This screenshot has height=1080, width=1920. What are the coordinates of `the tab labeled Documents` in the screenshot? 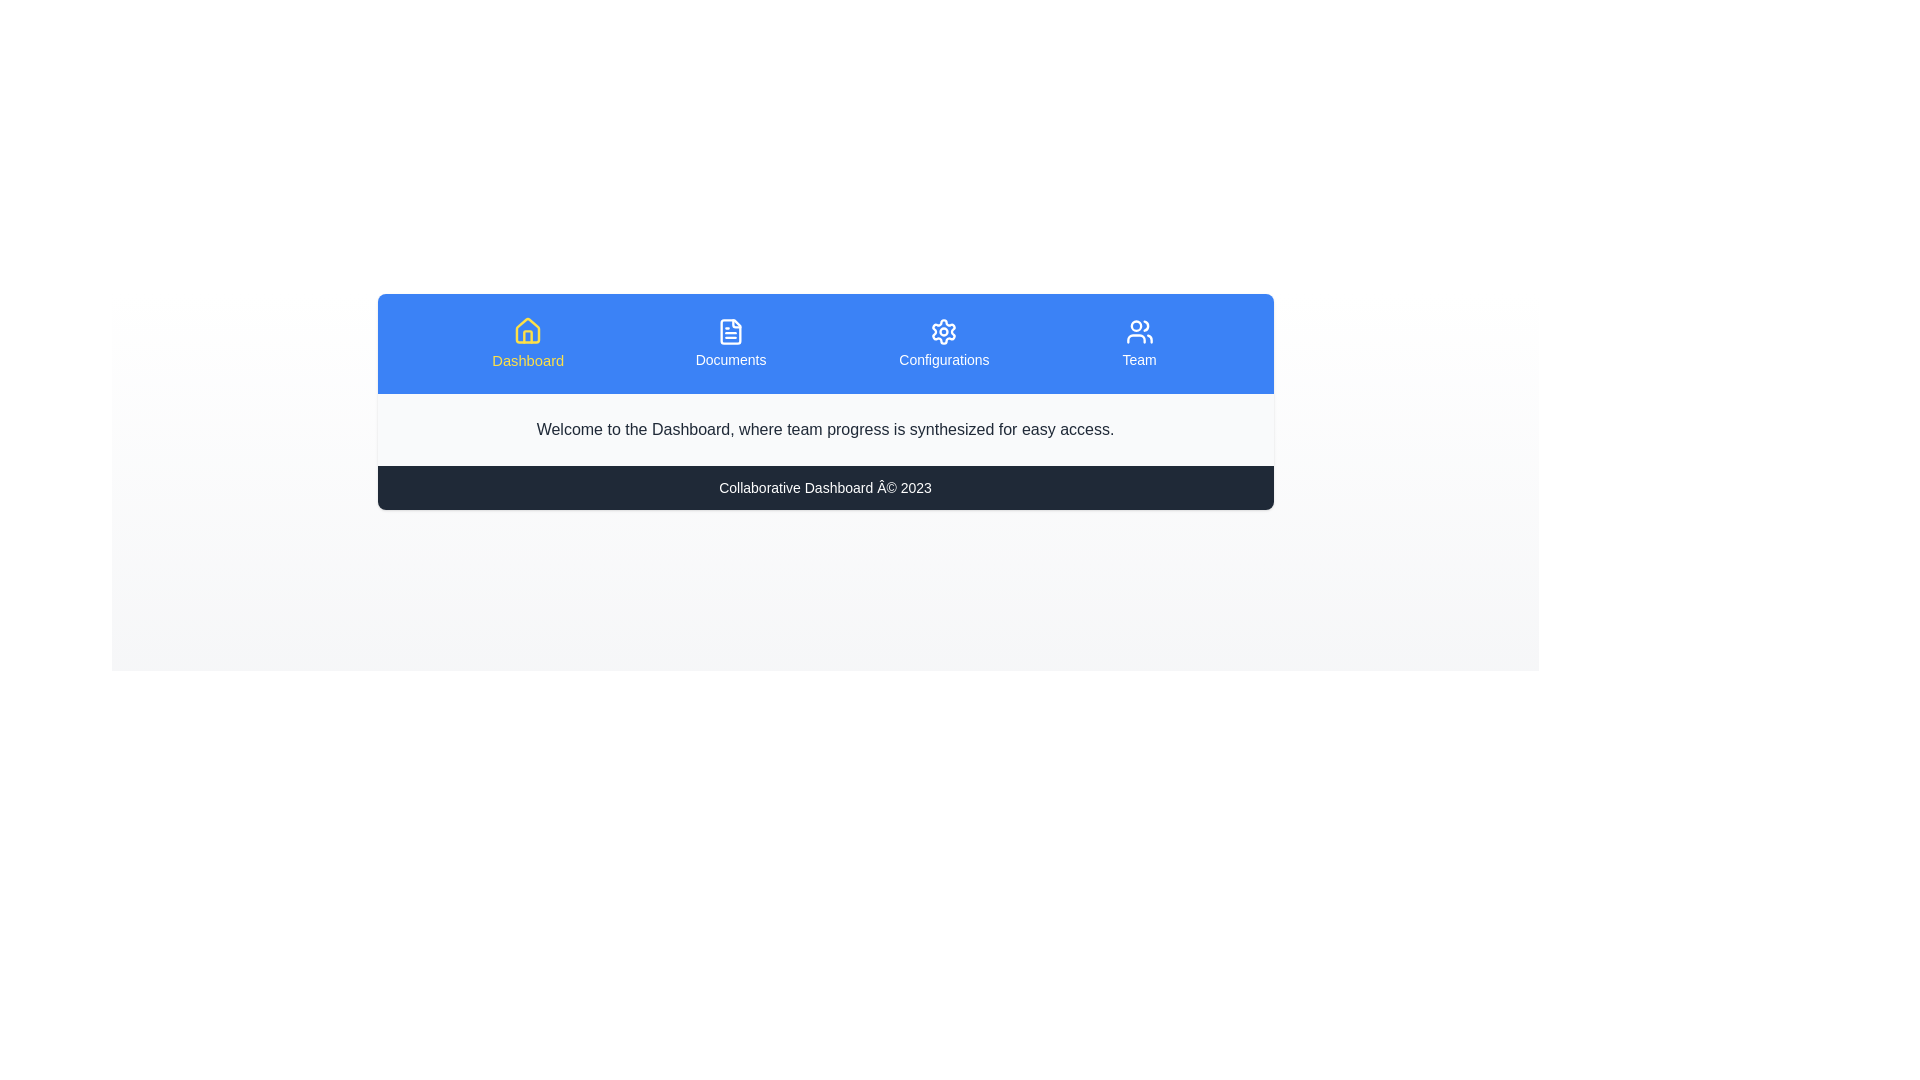 It's located at (730, 342).